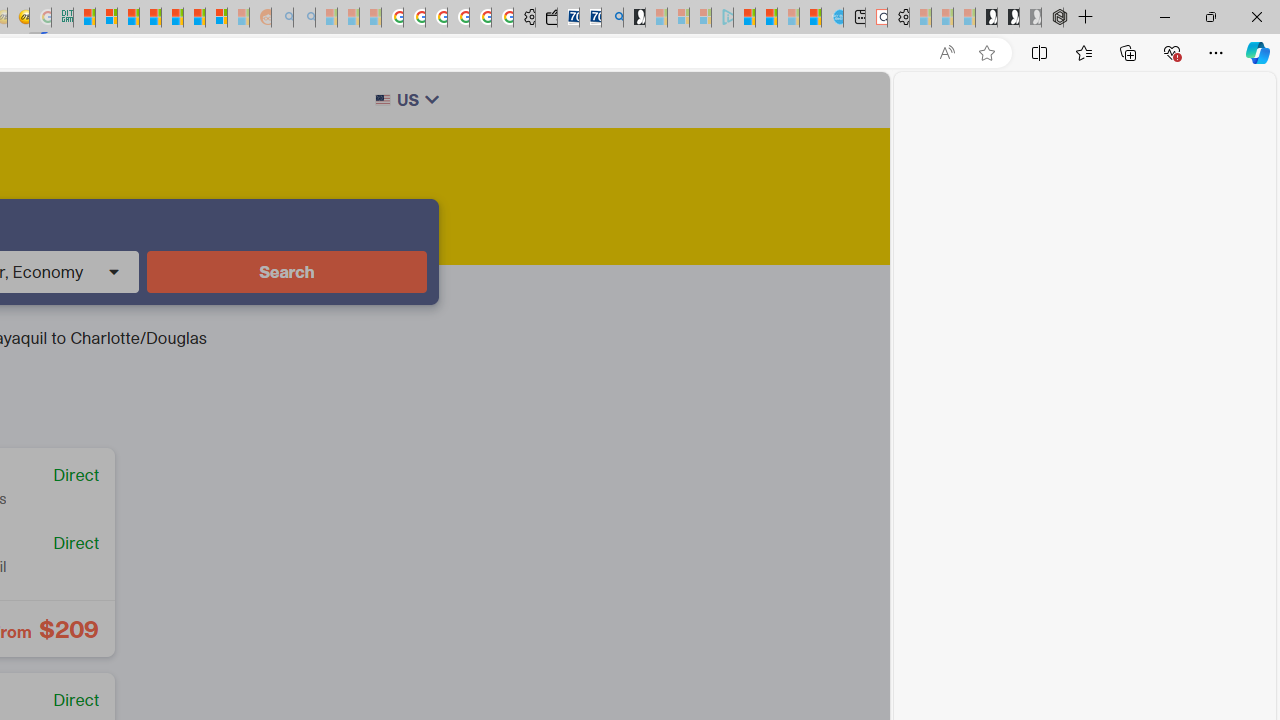  What do you see at coordinates (546, 17) in the screenshot?
I see `'Wallet'` at bounding box center [546, 17].